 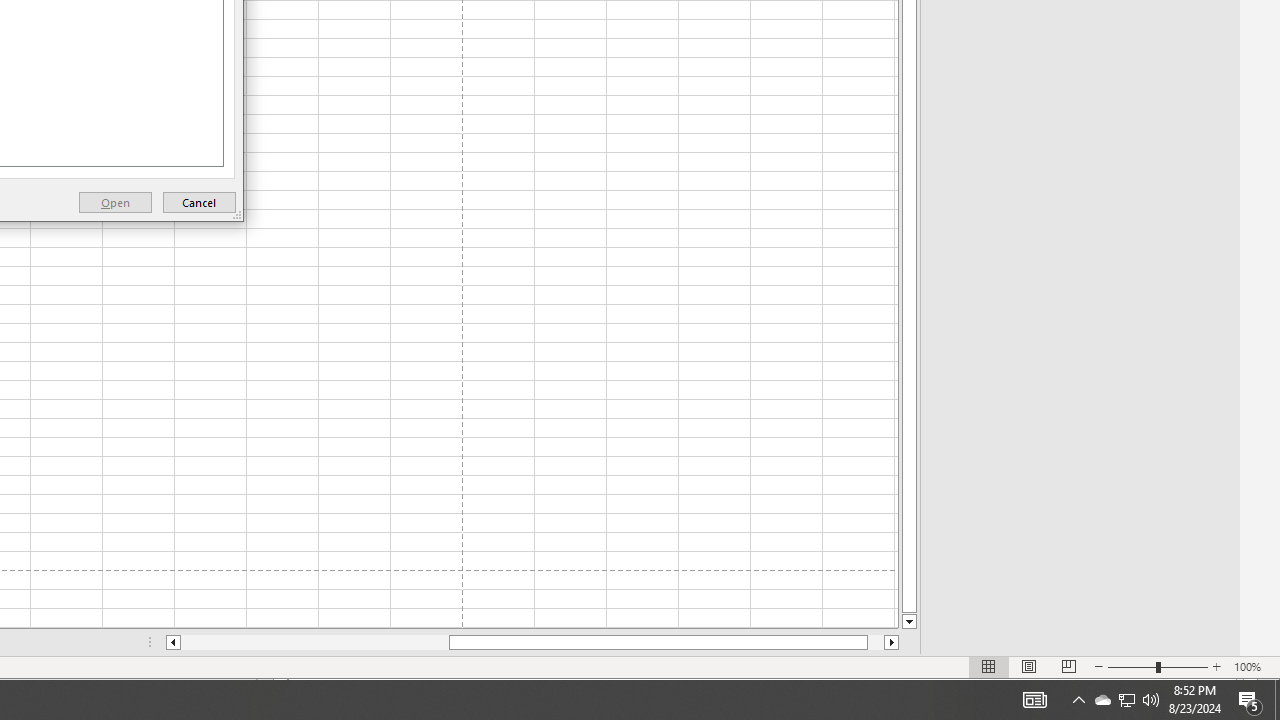 What do you see at coordinates (1068, 667) in the screenshot?
I see `'Page Break Preview'` at bounding box center [1068, 667].